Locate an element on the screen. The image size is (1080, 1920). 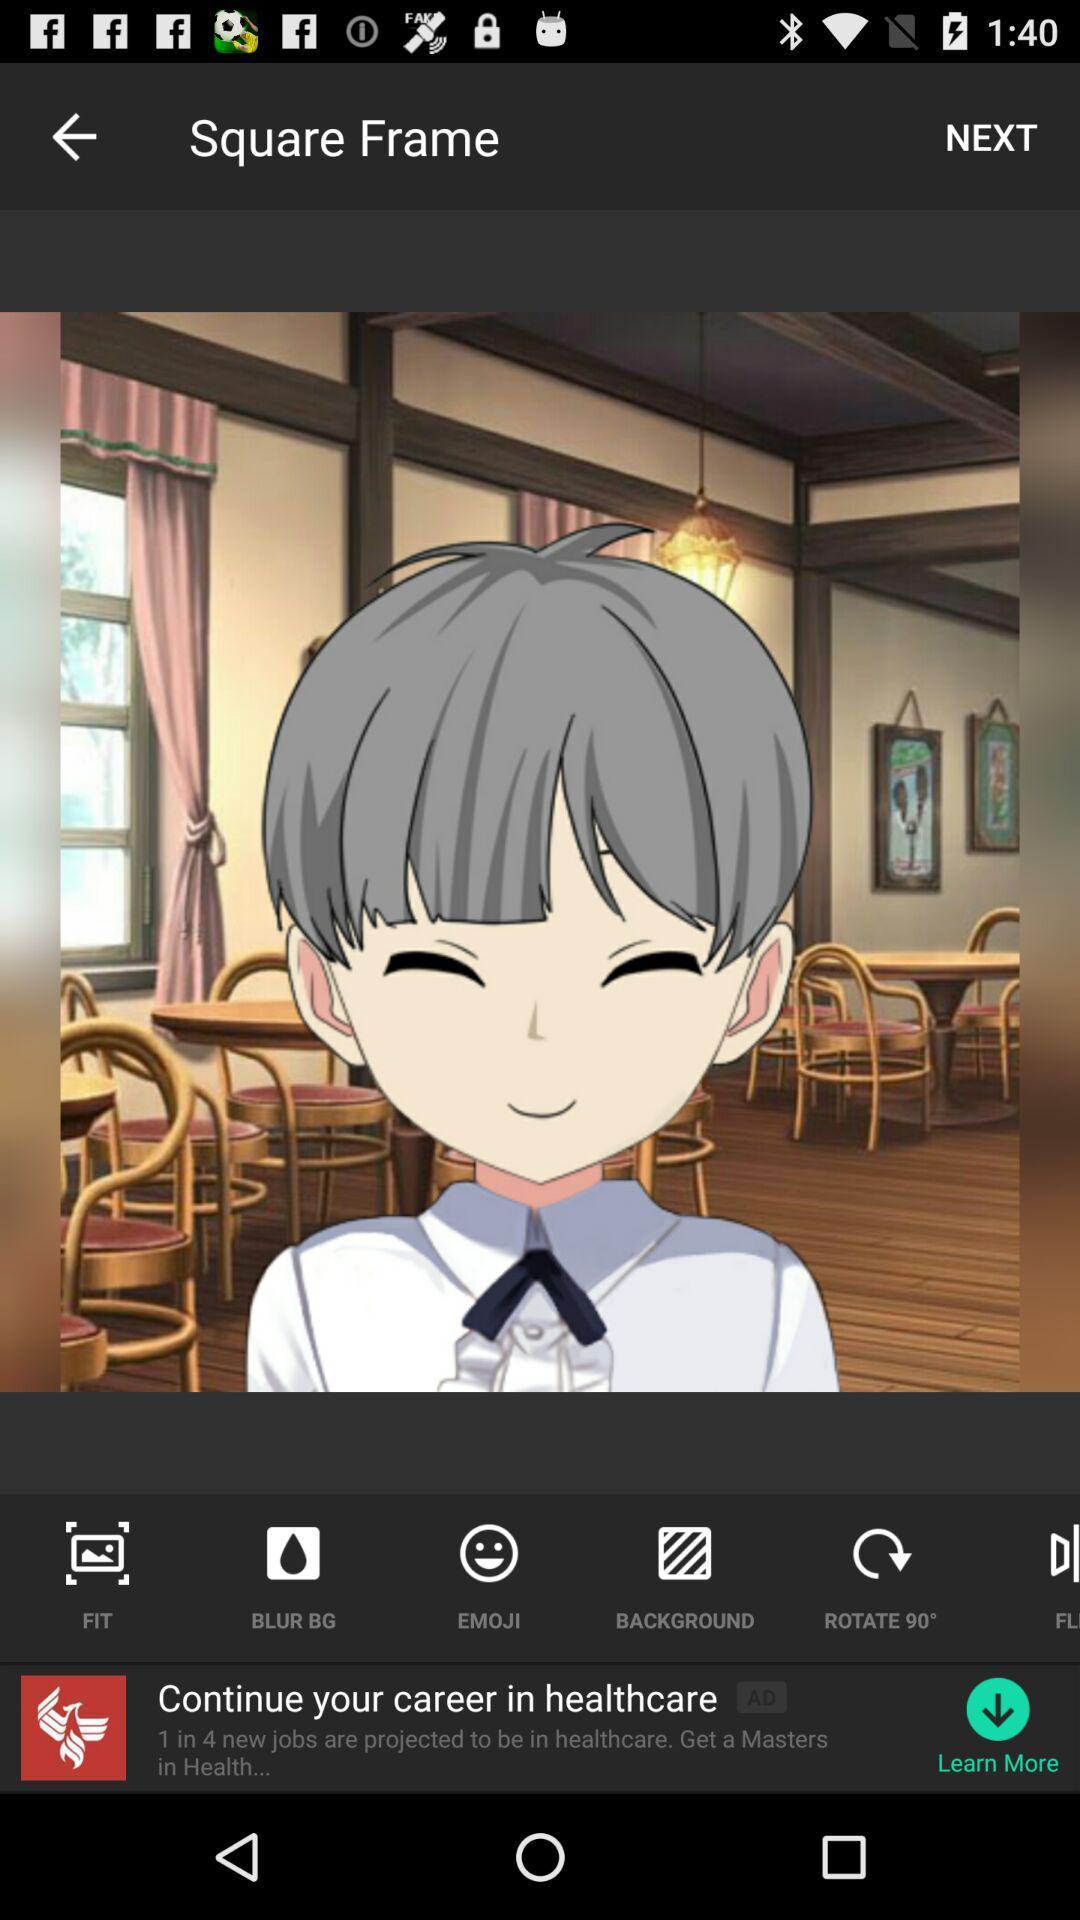
the item next to the continue your career is located at coordinates (761, 1696).